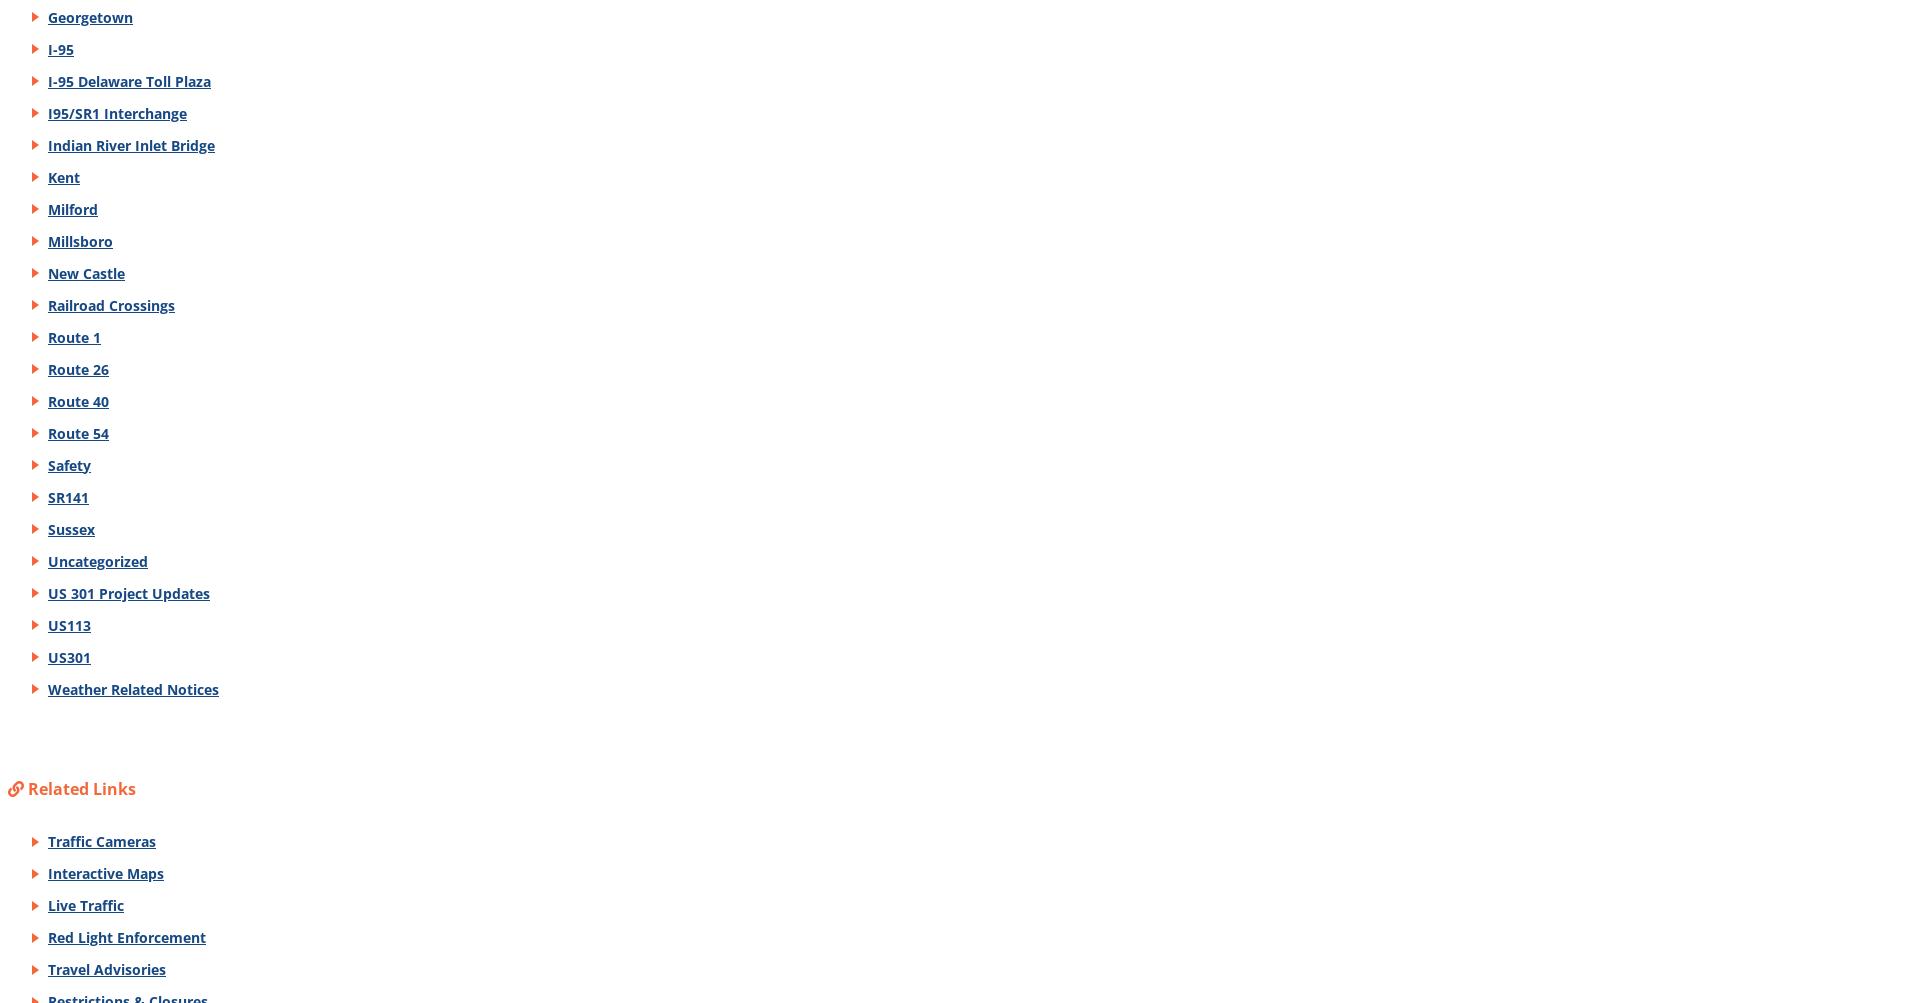 The image size is (1908, 1003). Describe the element at coordinates (116, 111) in the screenshot. I see `'I95/SR1 Interchange'` at that location.